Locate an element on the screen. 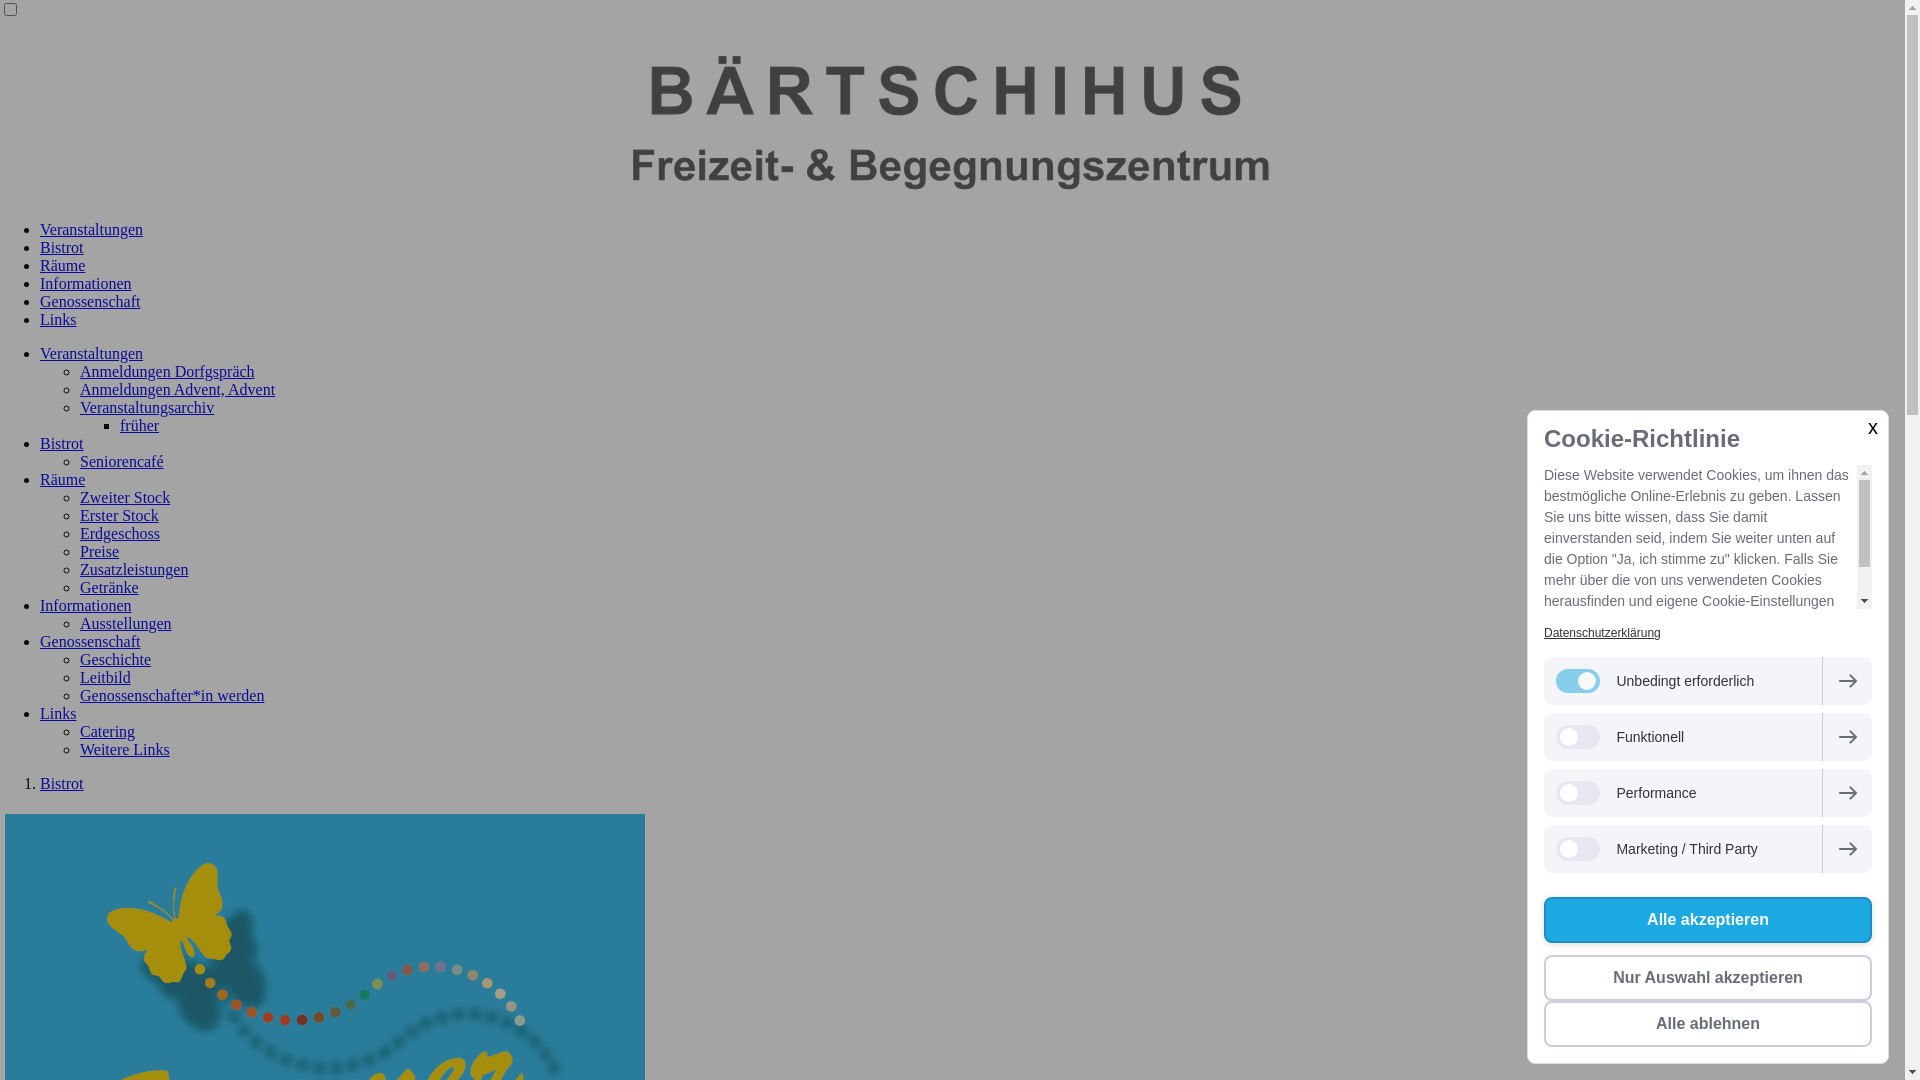  'Erster Stock' is located at coordinates (118, 514).